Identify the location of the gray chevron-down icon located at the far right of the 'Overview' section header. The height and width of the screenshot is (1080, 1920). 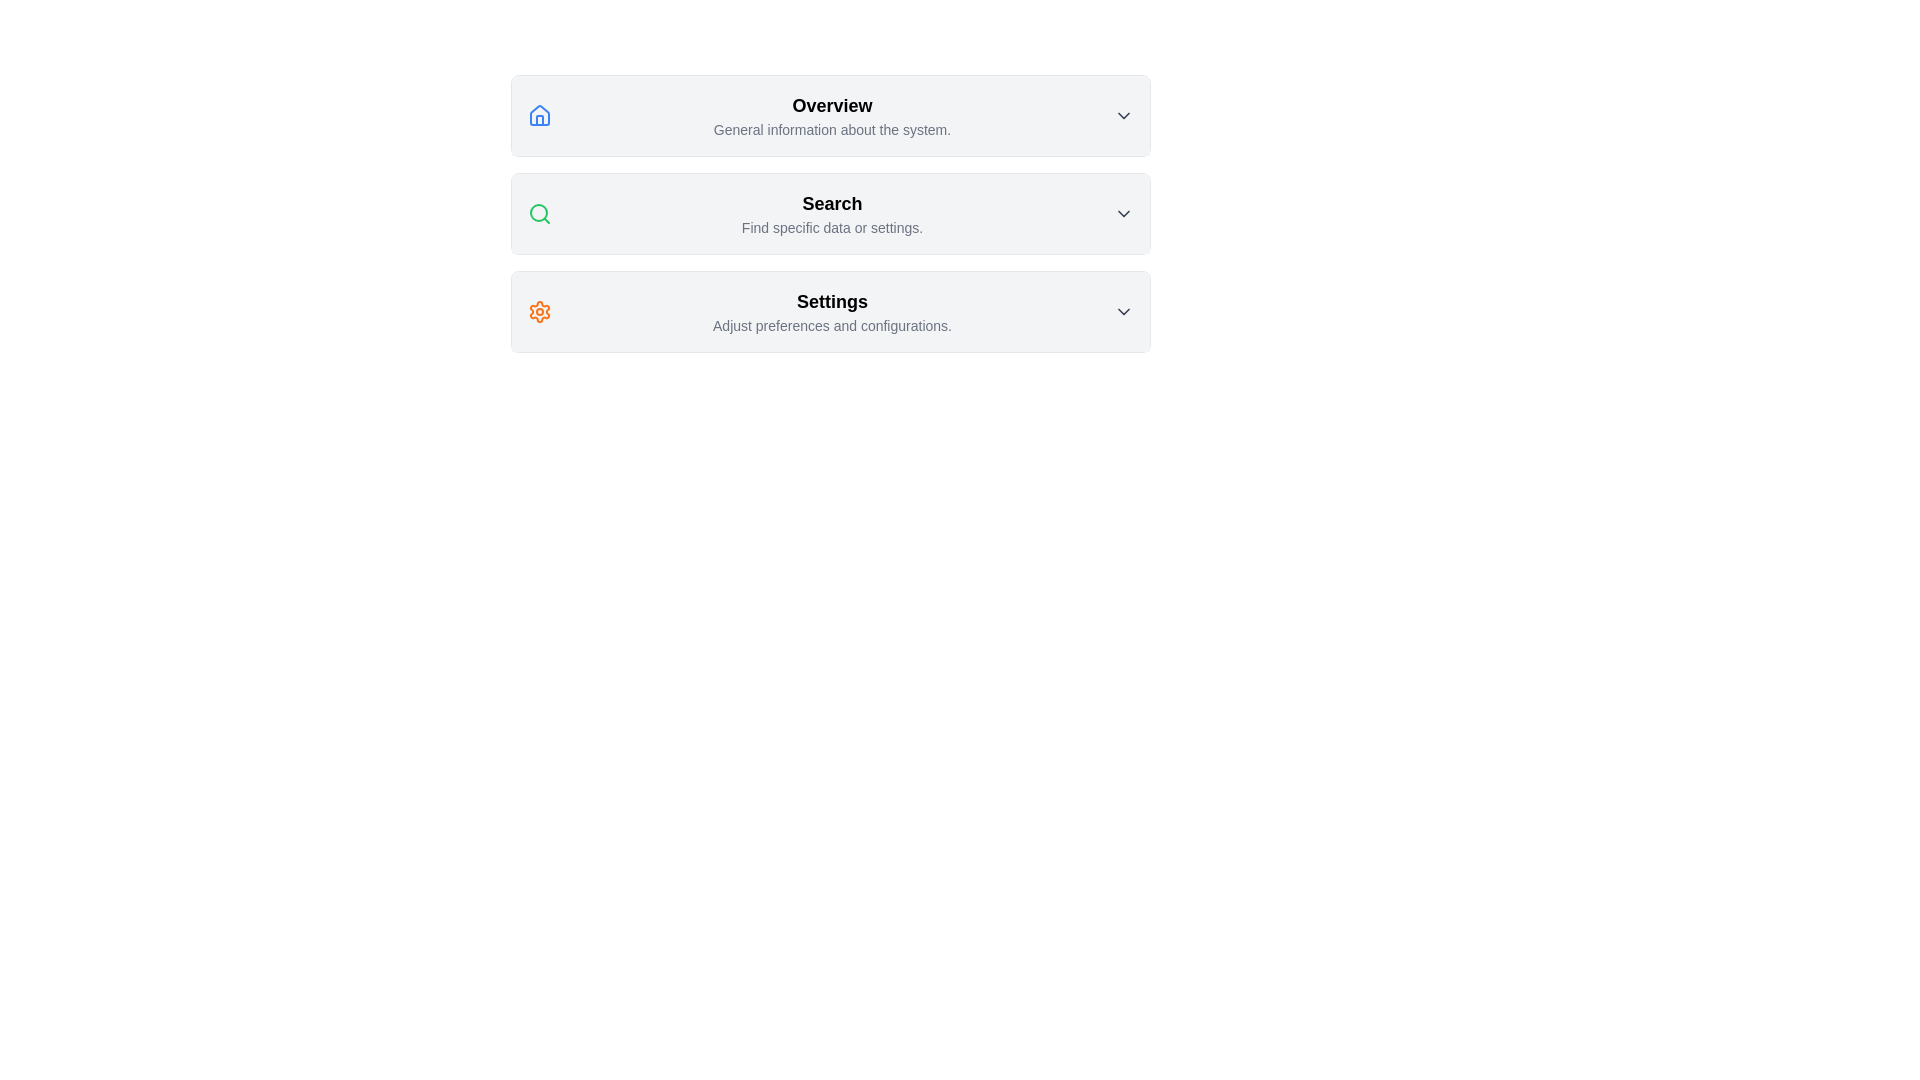
(1123, 115).